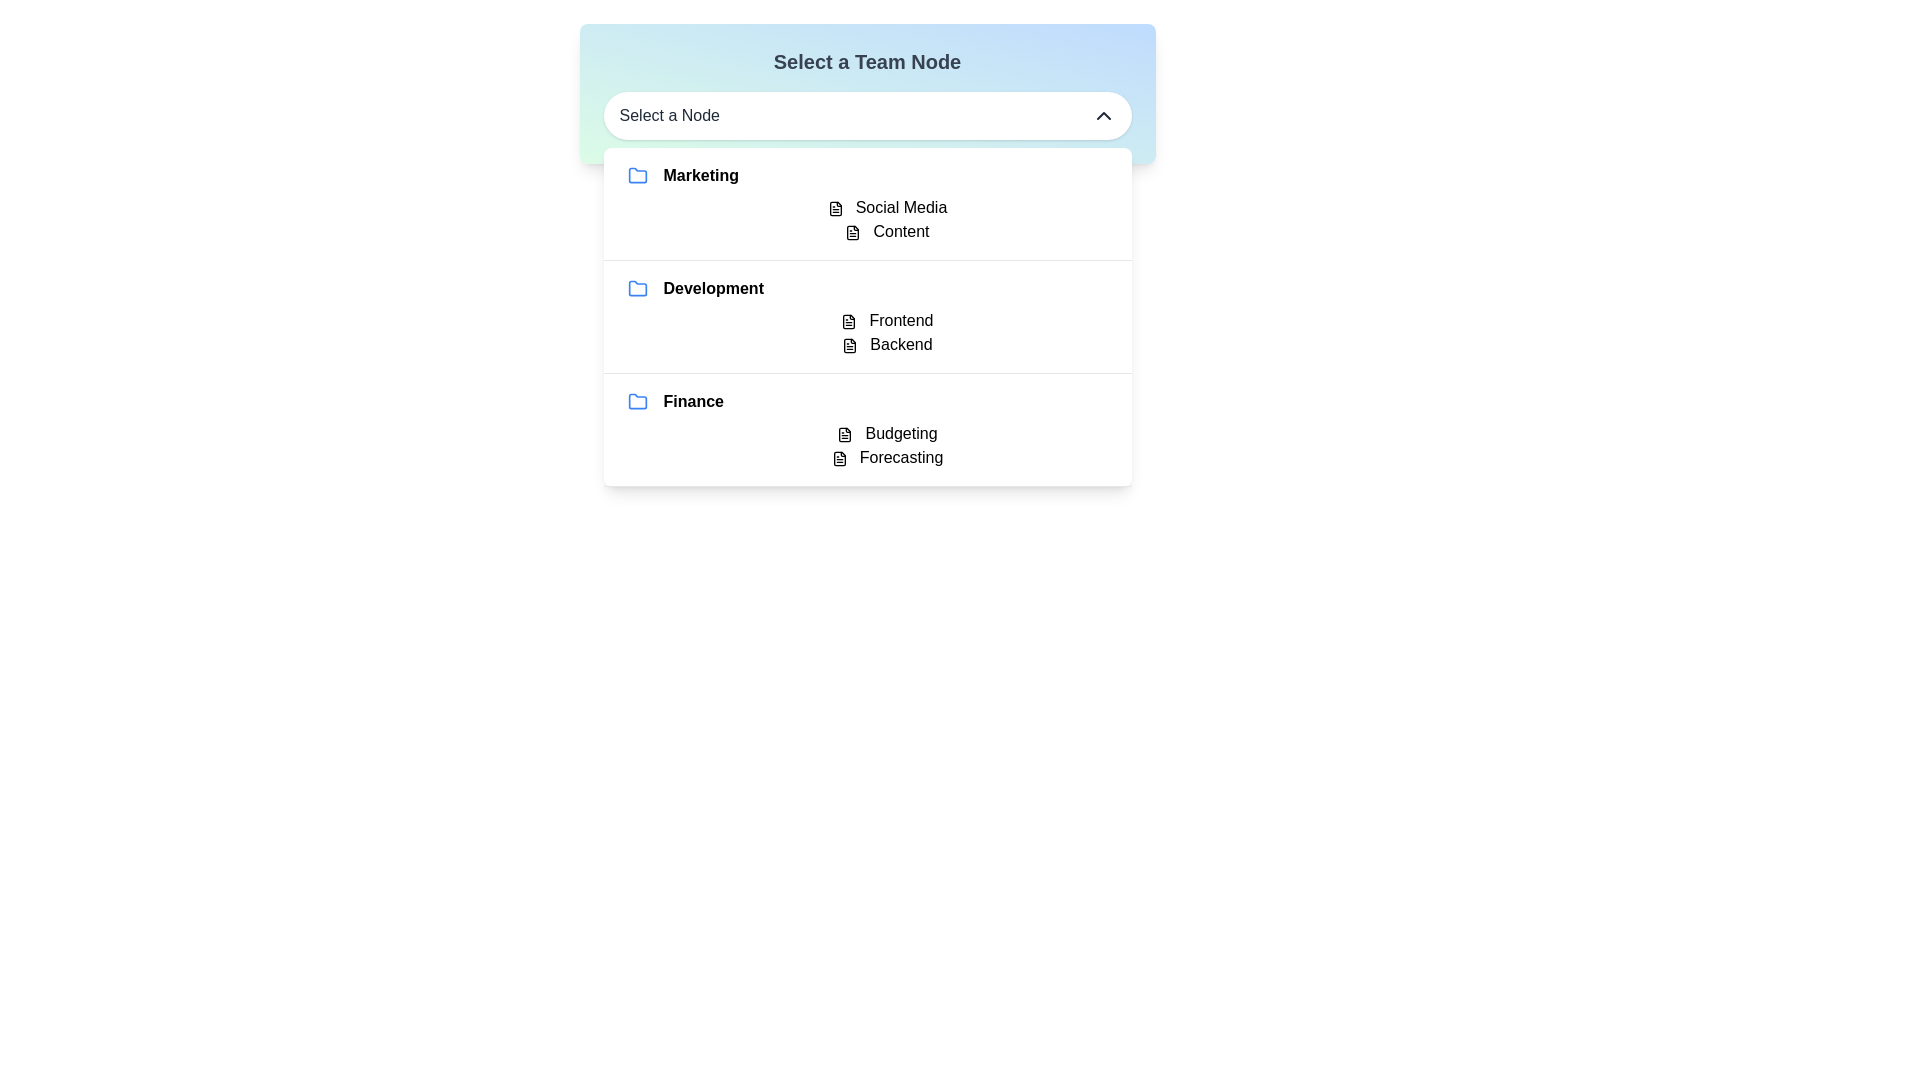 This screenshot has width=1920, height=1080. I want to click on the 'Budgeting' item within the 'Finance' collapsible list item, so click(867, 429).